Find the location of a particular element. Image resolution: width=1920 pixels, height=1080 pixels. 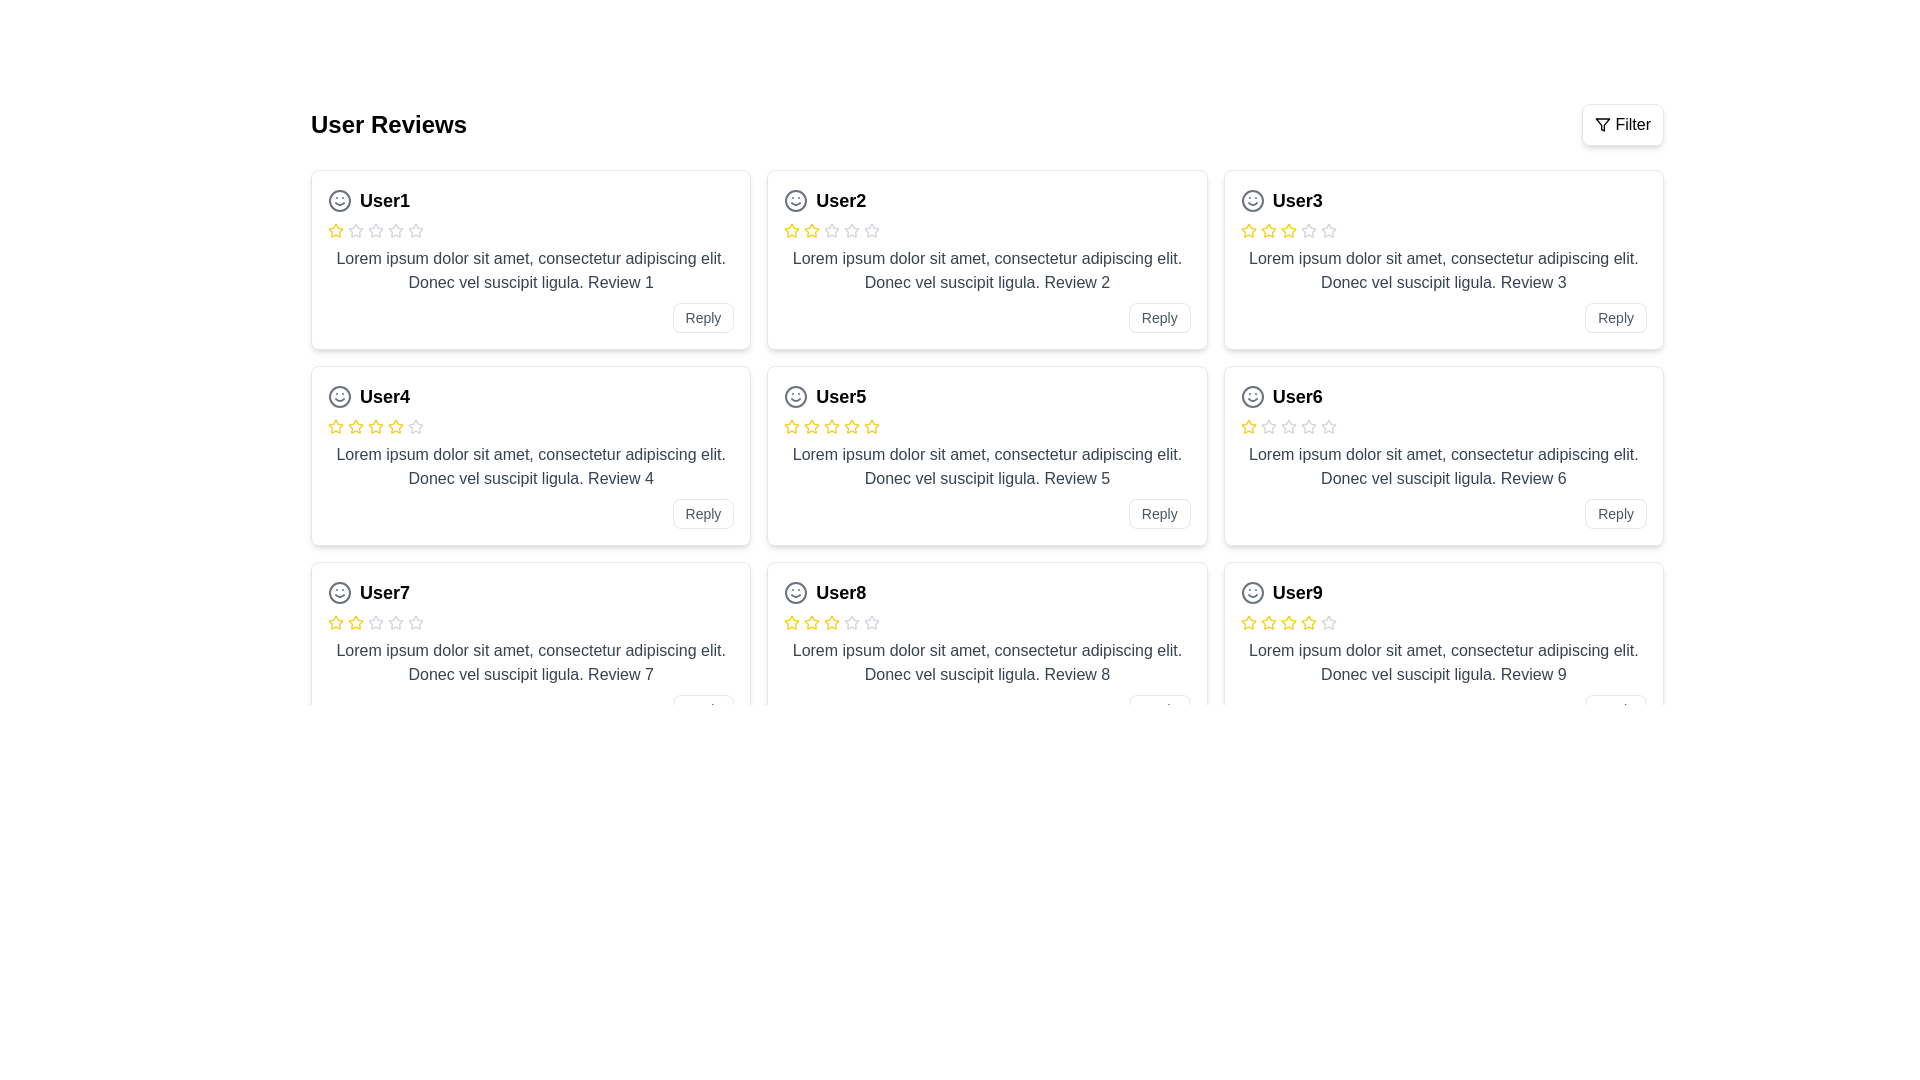

the gray text paragraph containing a review description associated with User6, located in the lower middle section of the User6 card is located at coordinates (1443, 466).